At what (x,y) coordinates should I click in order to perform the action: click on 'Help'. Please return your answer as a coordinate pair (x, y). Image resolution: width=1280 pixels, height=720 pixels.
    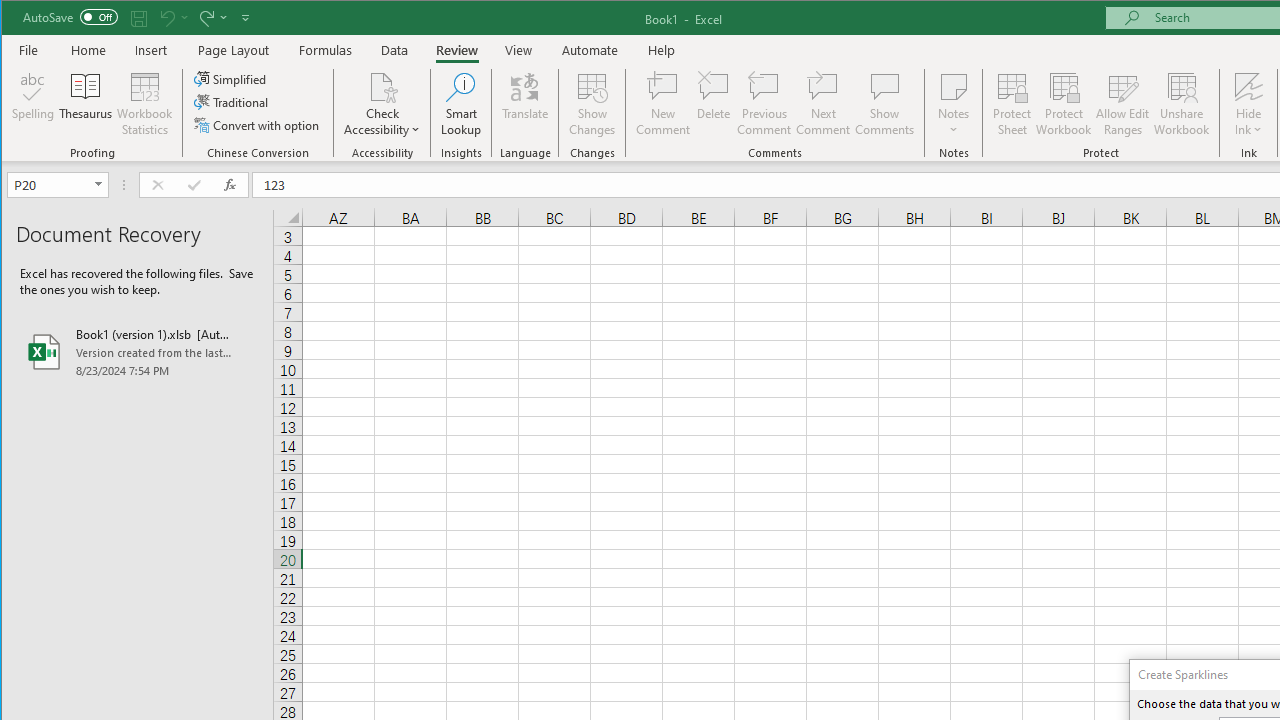
    Looking at the image, I should click on (661, 49).